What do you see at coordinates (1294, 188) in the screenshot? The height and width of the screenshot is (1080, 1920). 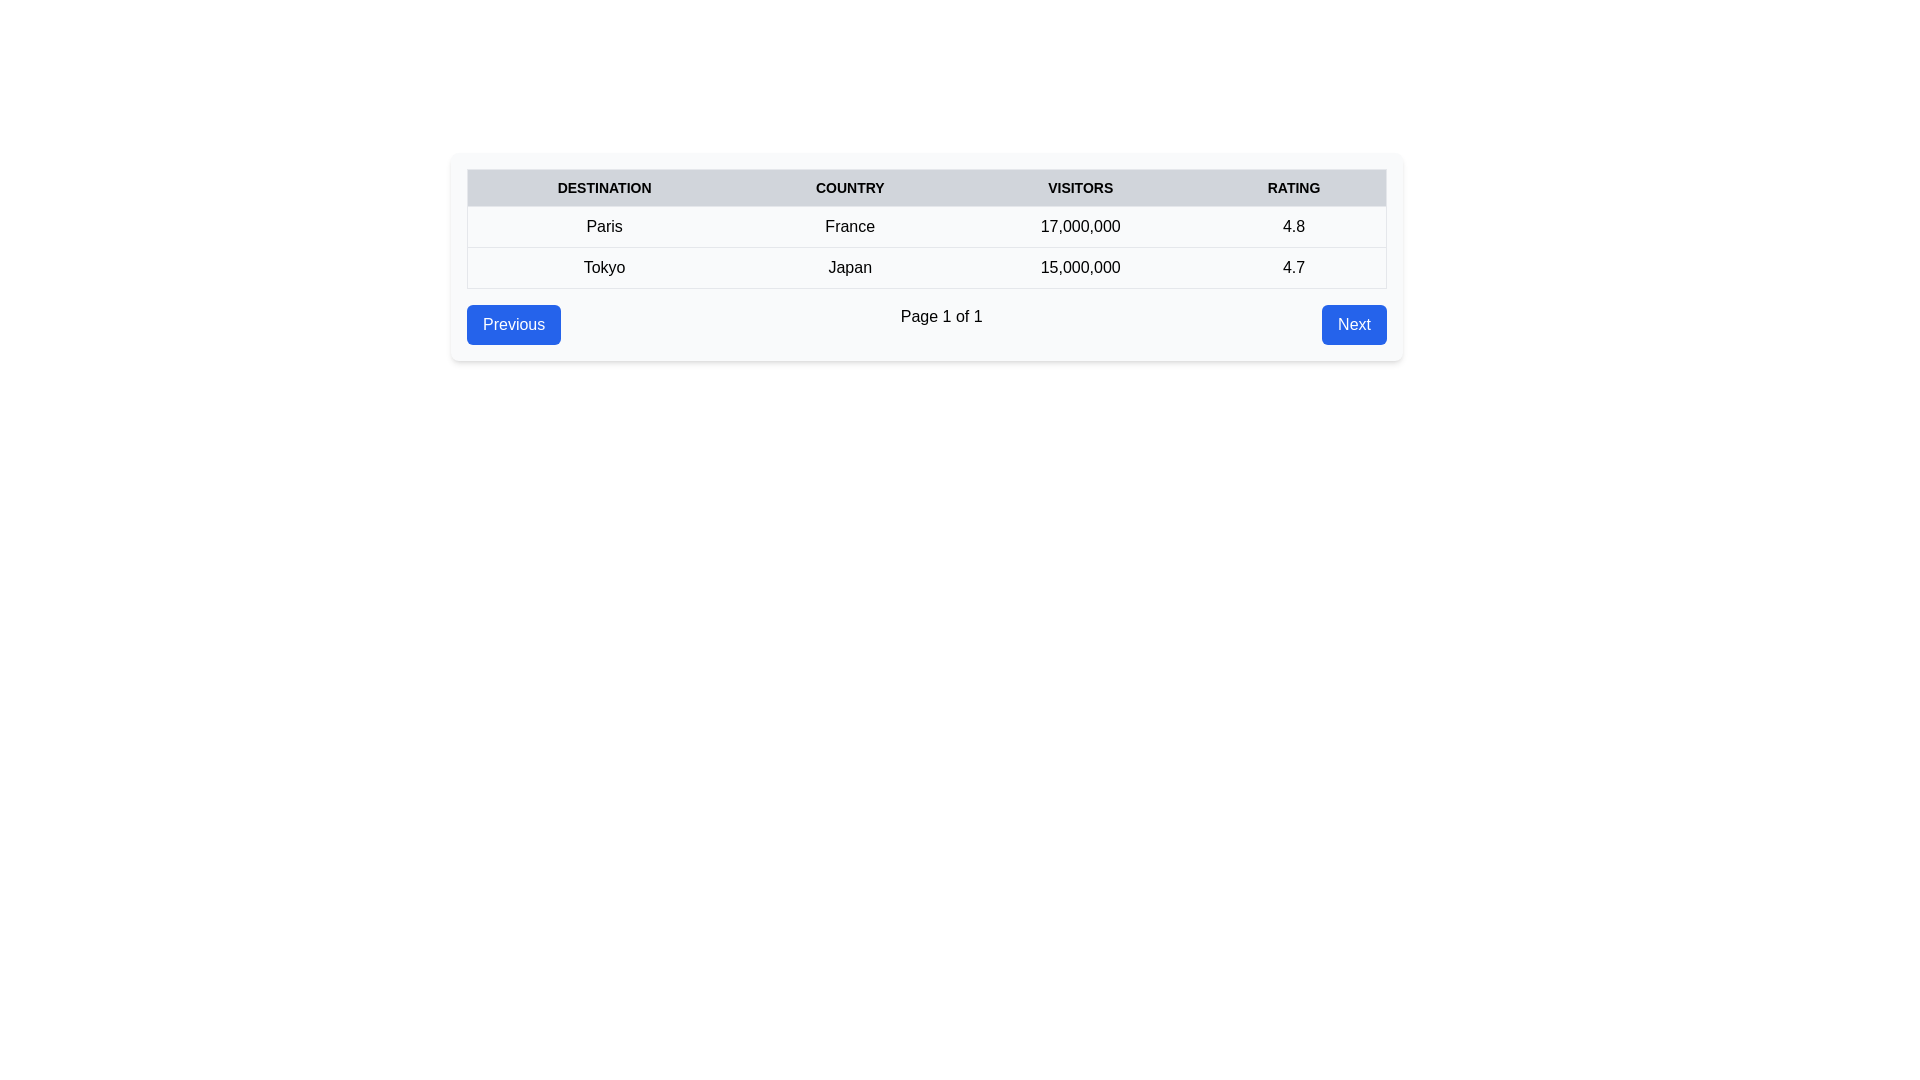 I see `the 'RATING' text label, which is the fourth column header in the table's header row, featuring bold, uppercase text on a light gray background` at bounding box center [1294, 188].